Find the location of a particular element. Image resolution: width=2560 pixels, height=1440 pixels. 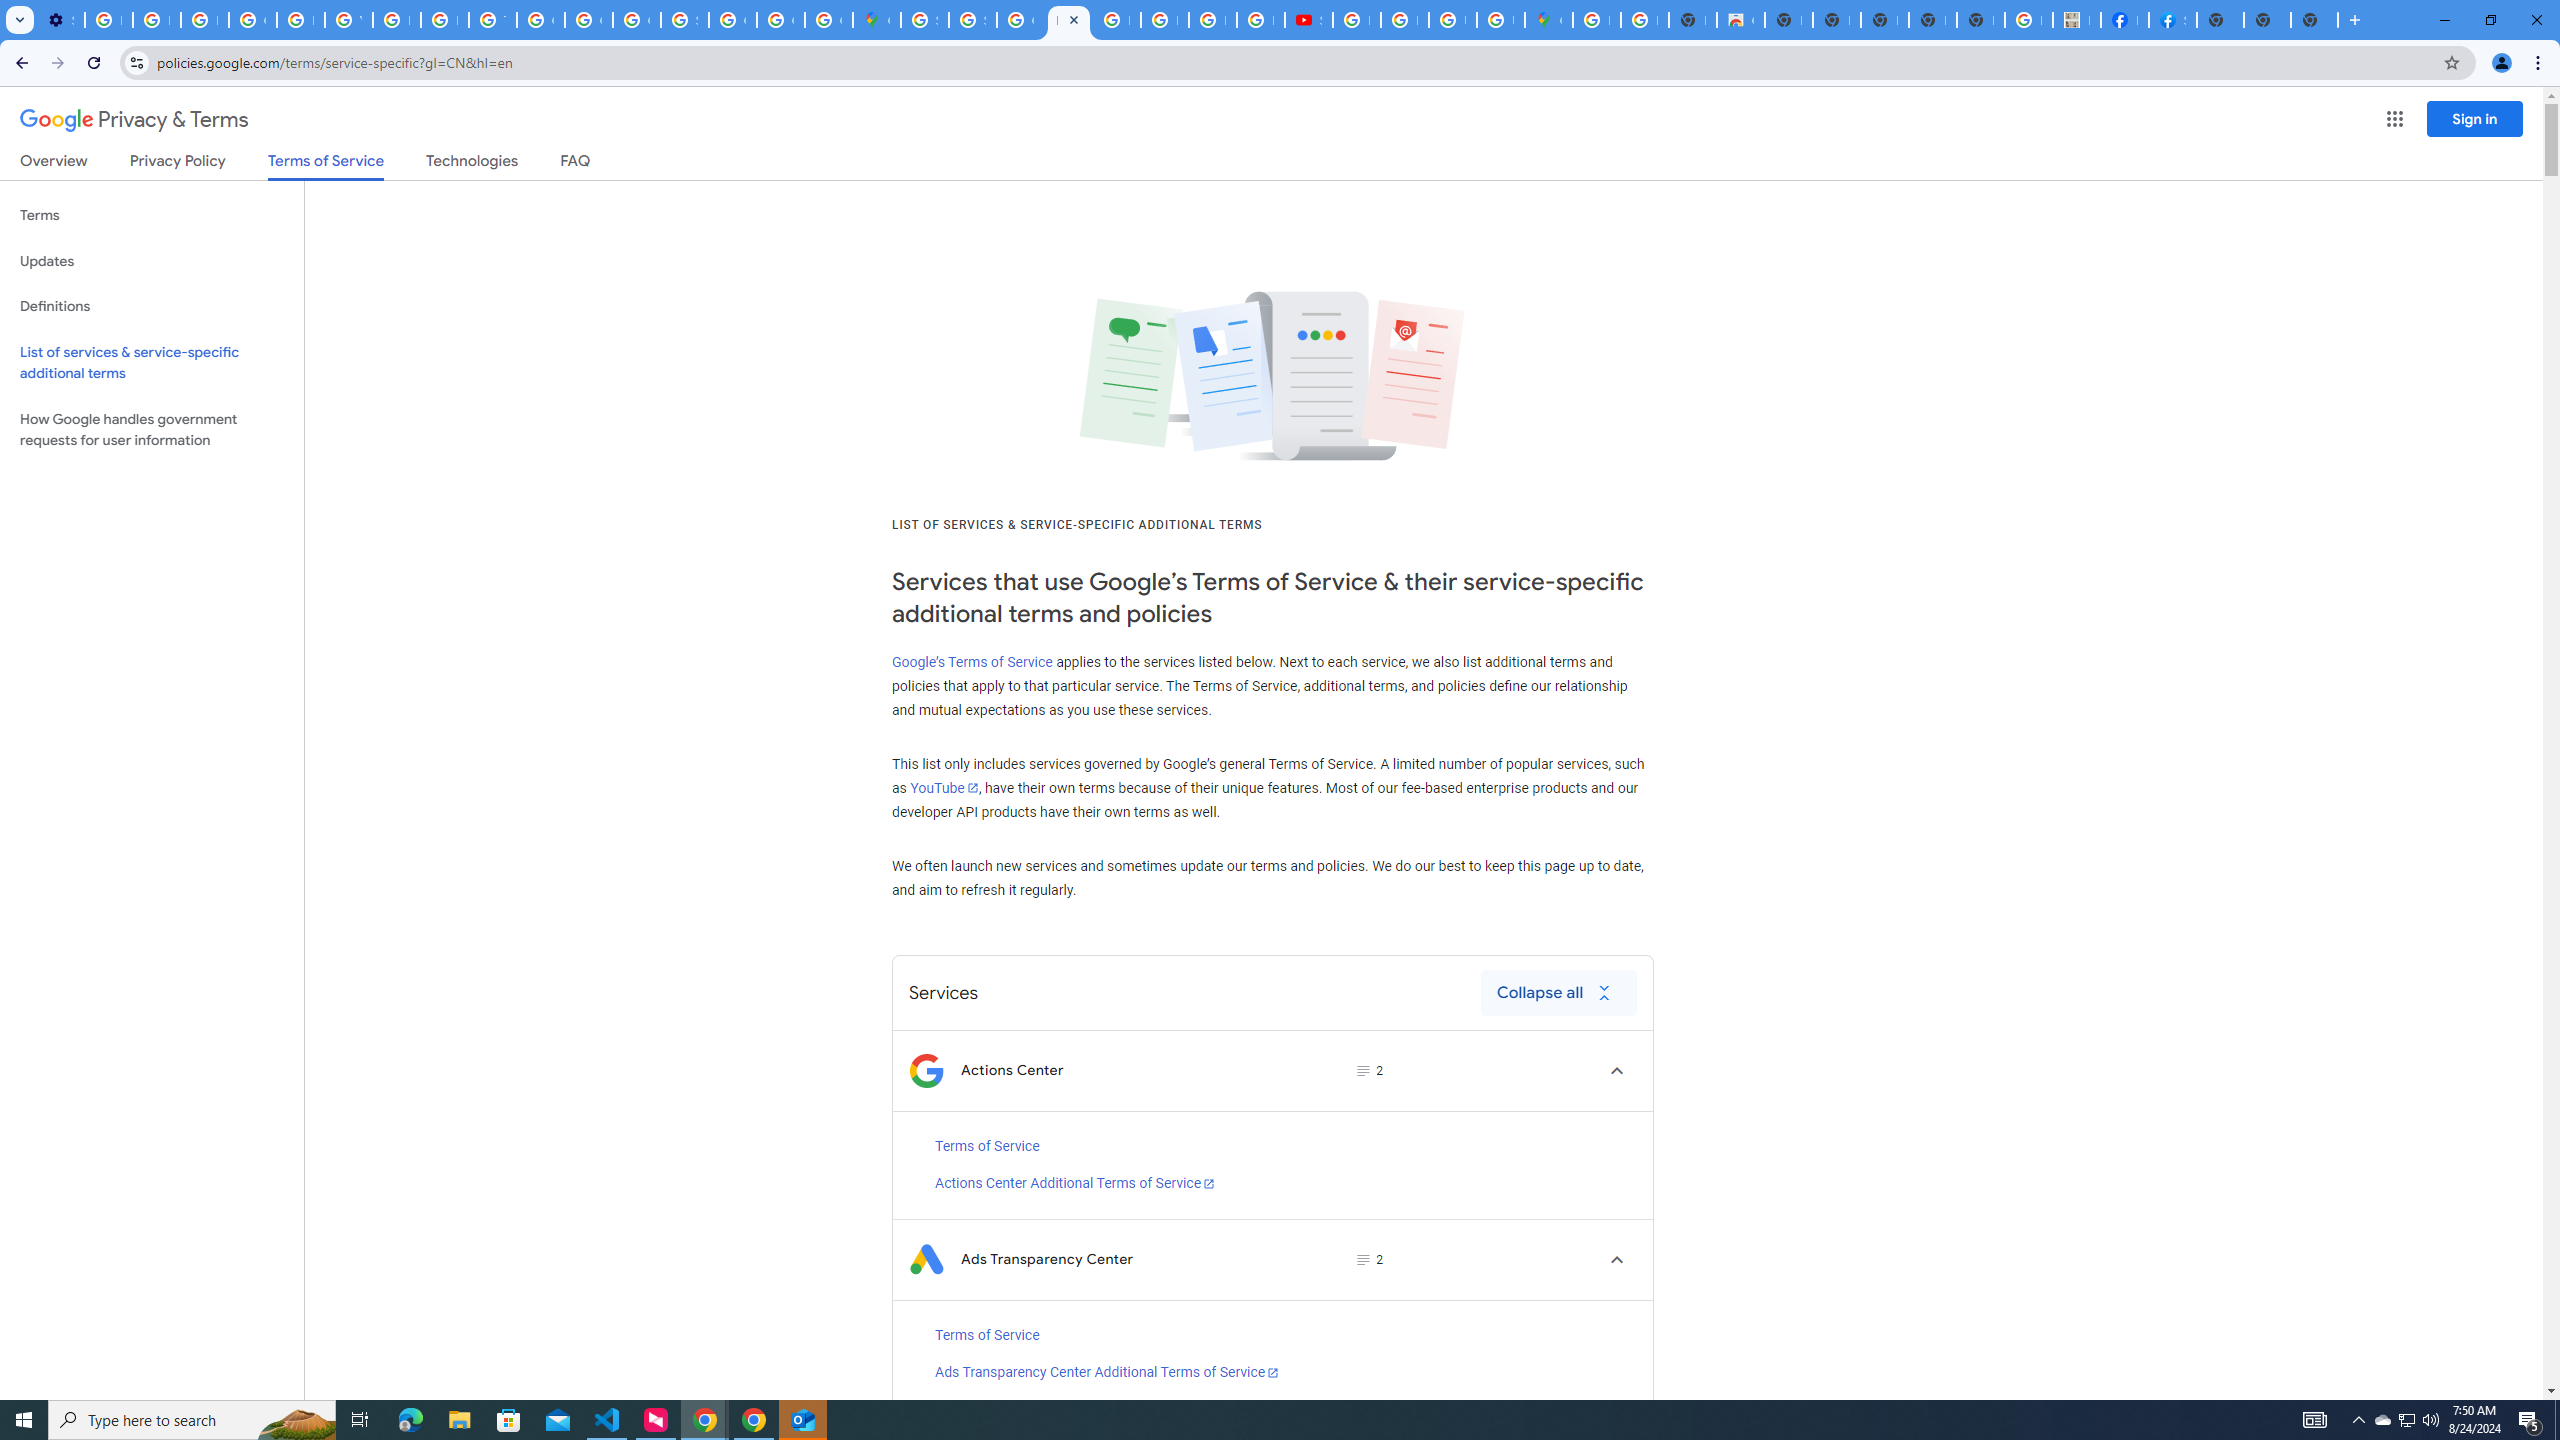

'Settings - Customize profile' is located at coordinates (61, 19).